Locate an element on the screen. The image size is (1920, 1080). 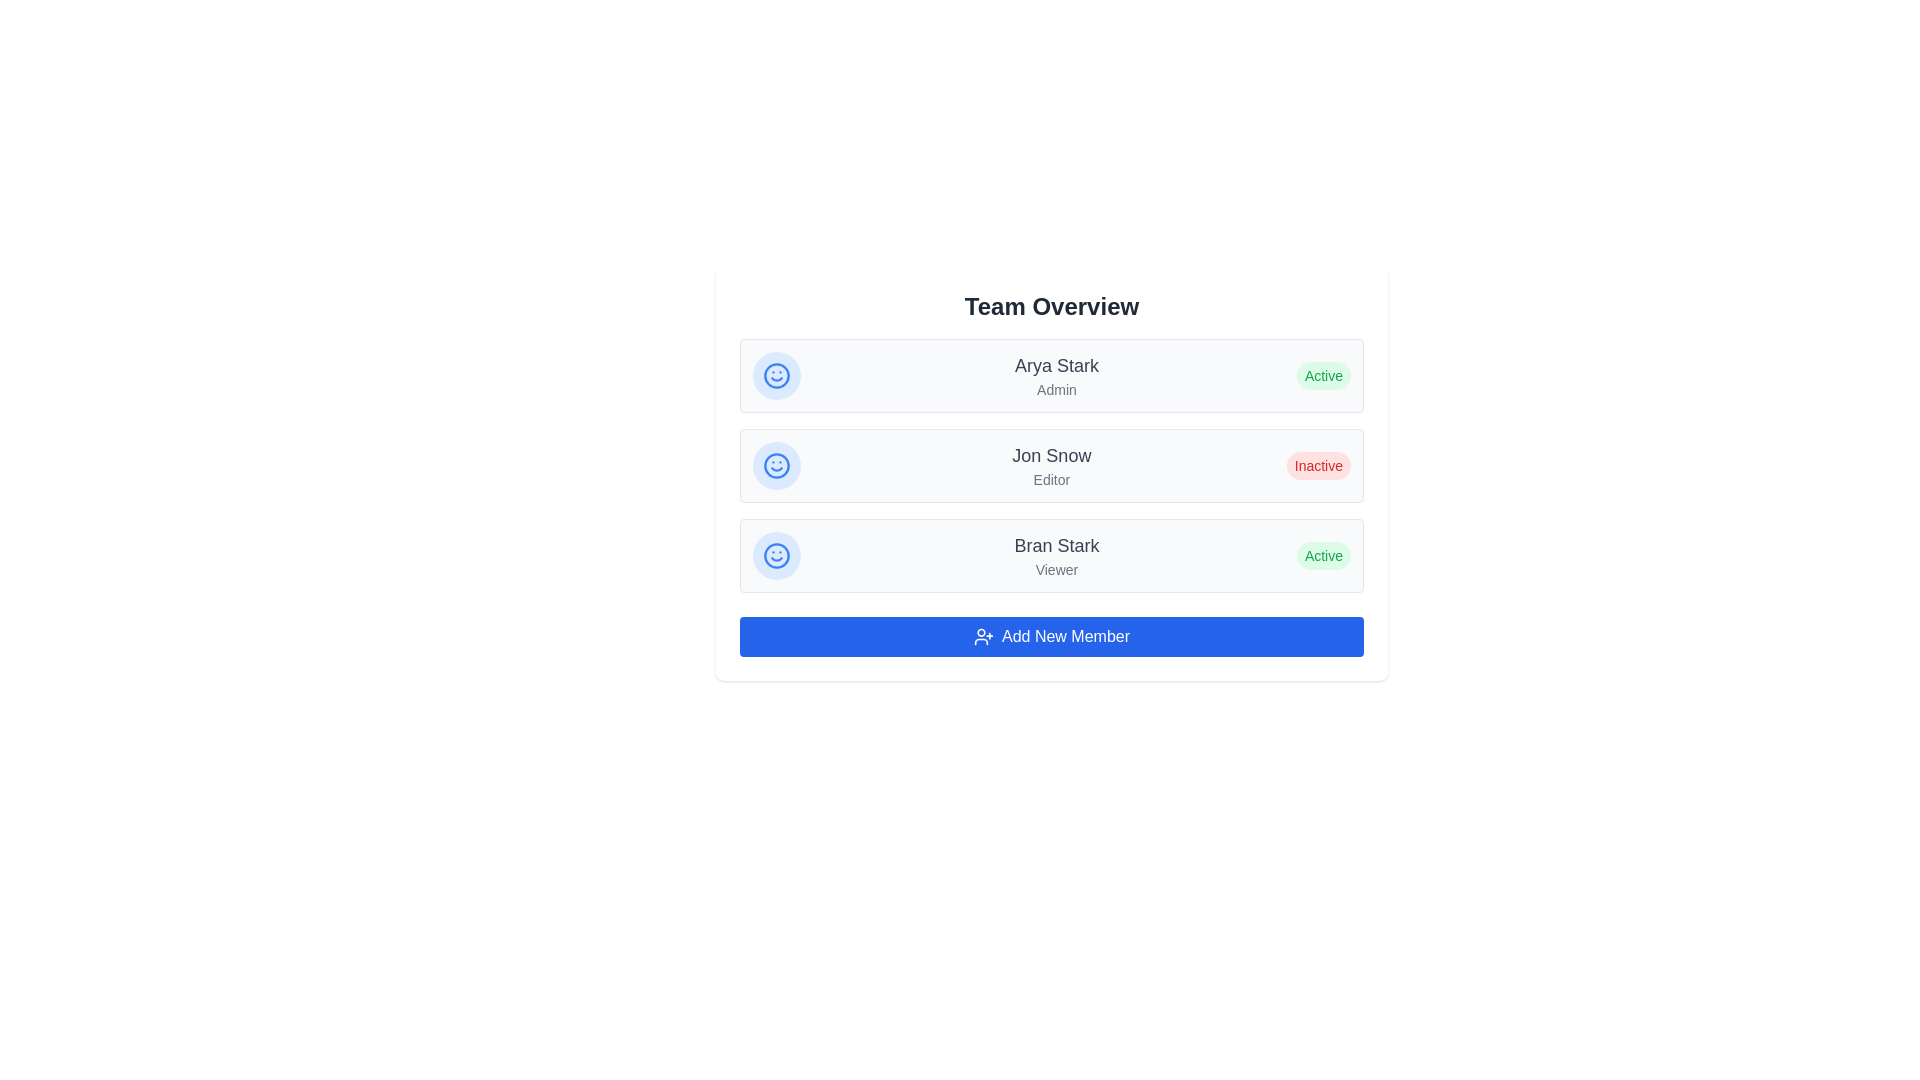
the name 'Jon Snow' in the User Card is located at coordinates (1050, 466).